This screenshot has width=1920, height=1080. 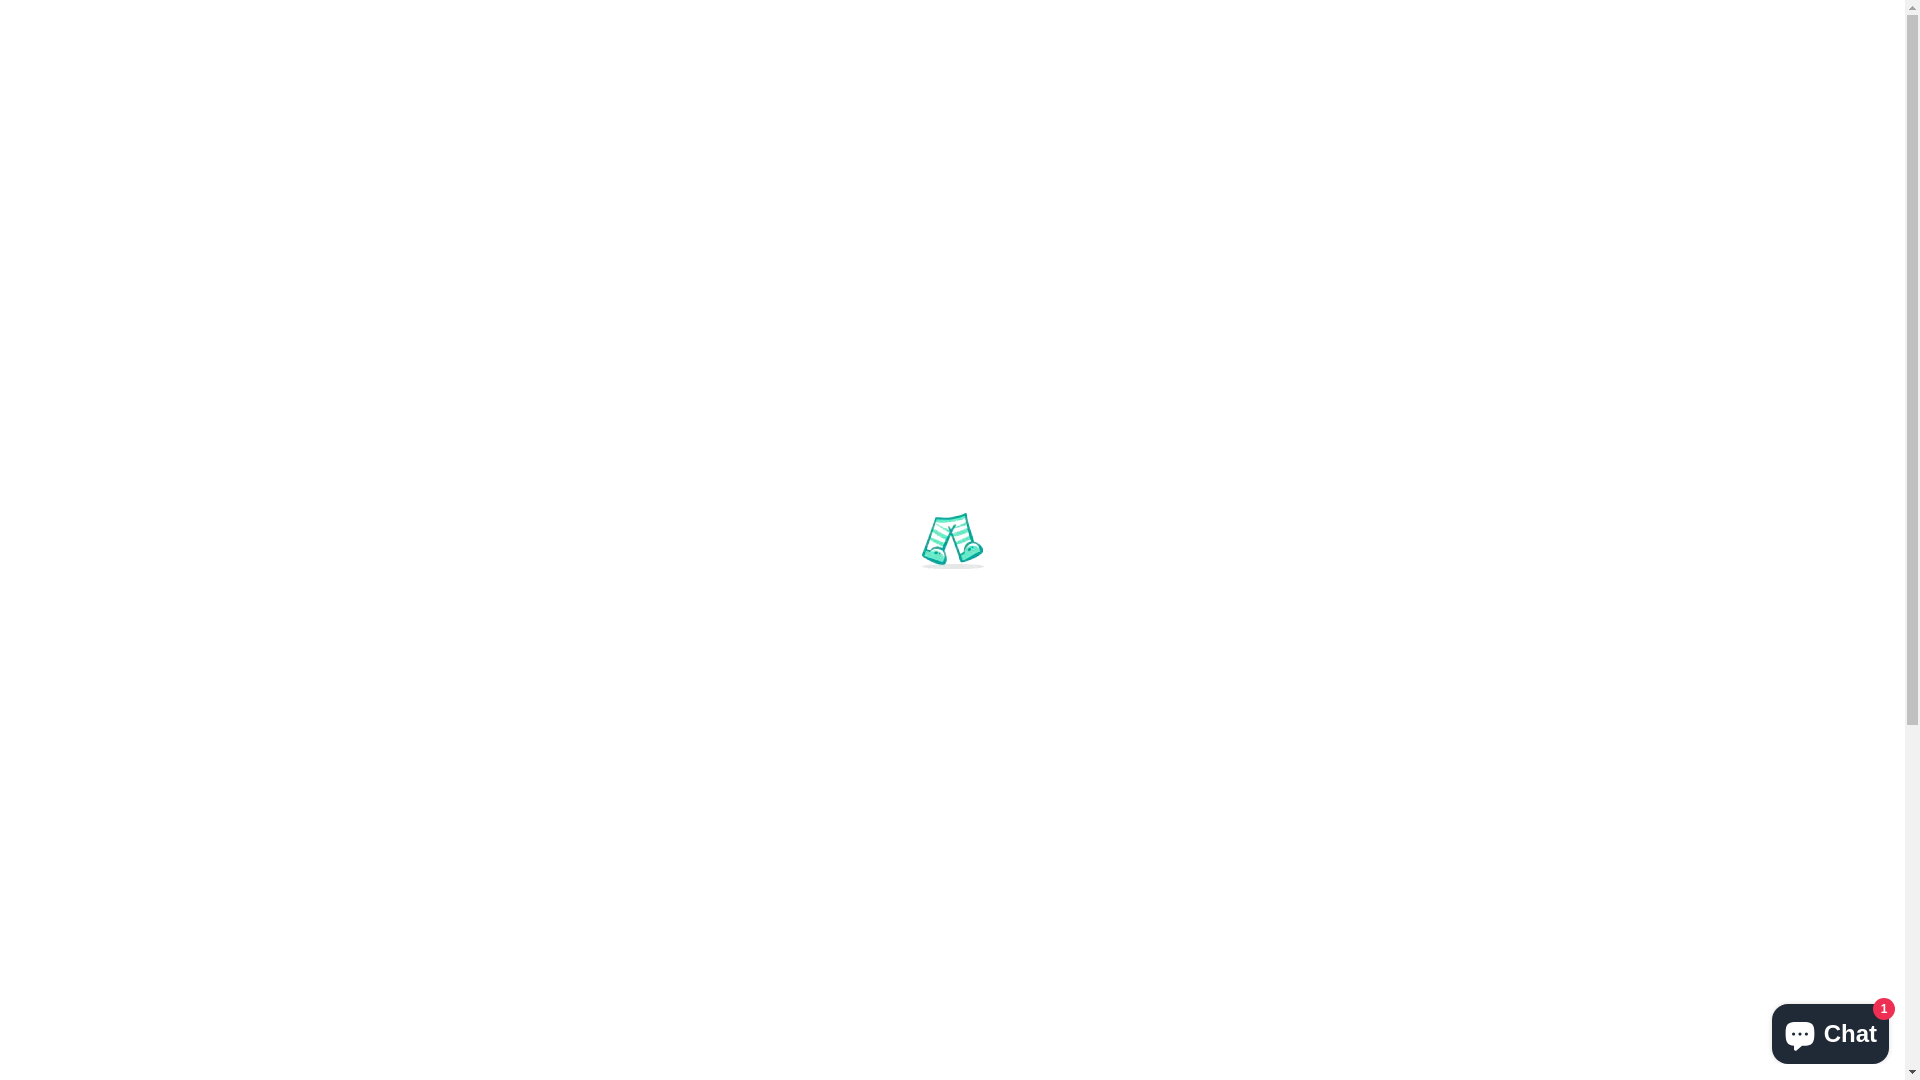 I want to click on 'HOME', so click(x=579, y=277).